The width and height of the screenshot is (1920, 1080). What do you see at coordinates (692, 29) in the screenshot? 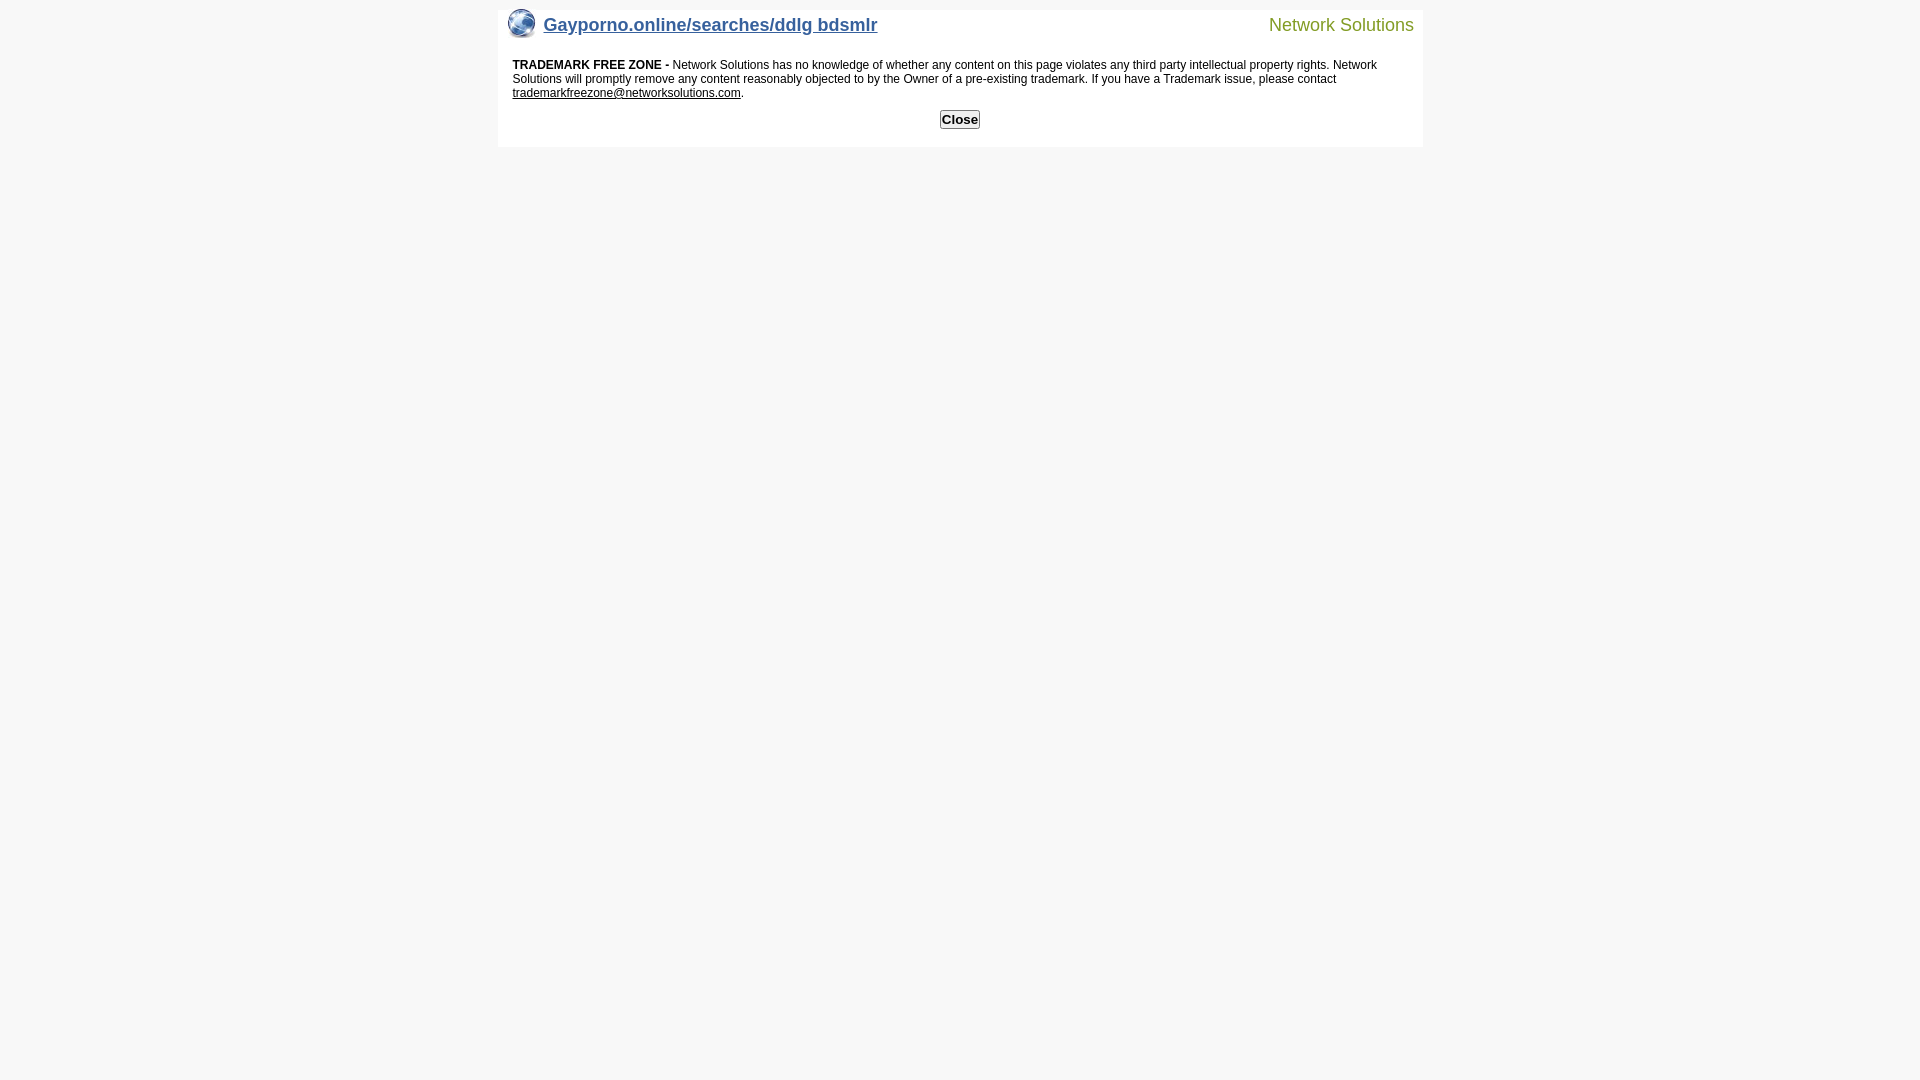
I see `'Gayporno.online/searches/ddlg bdsmlr'` at bounding box center [692, 29].